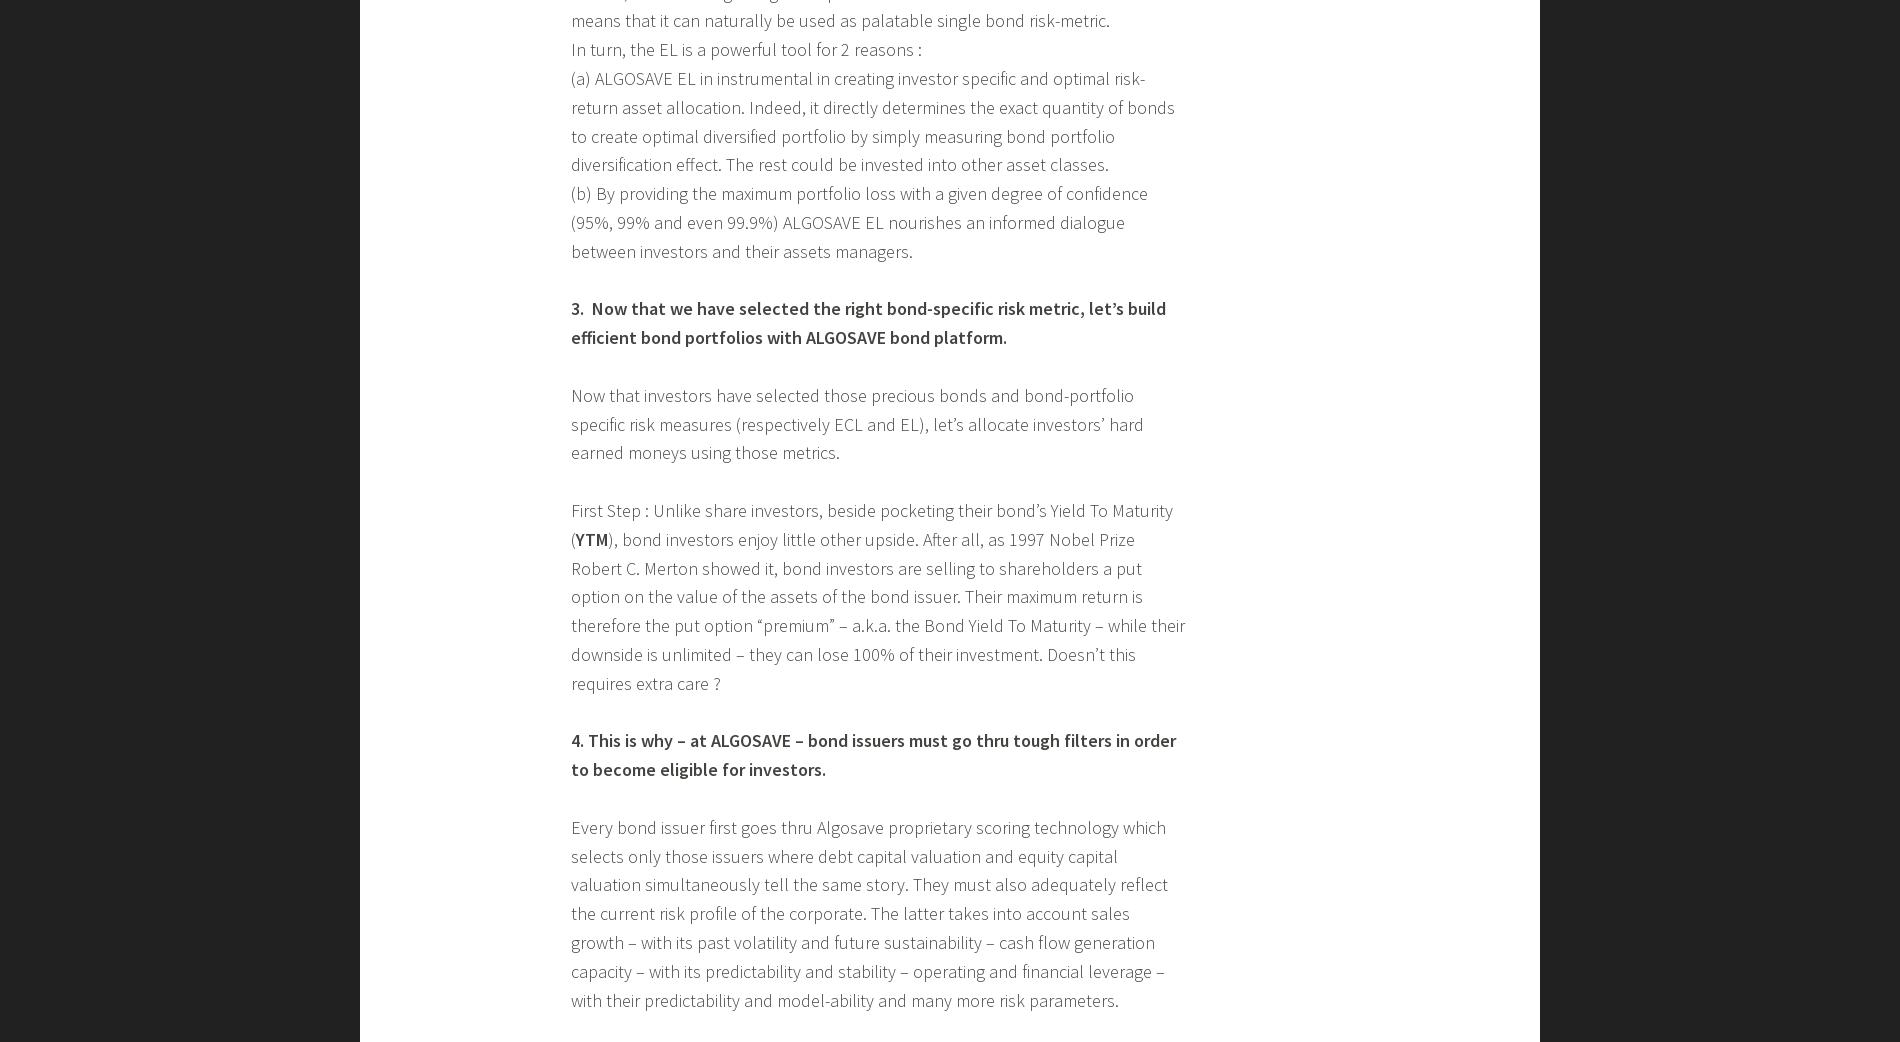  Describe the element at coordinates (570, 754) in the screenshot. I see `'4. This is why – at ALGOSAVE – bond issuers must go thru tough filters in order to become eligible for investors.'` at that location.